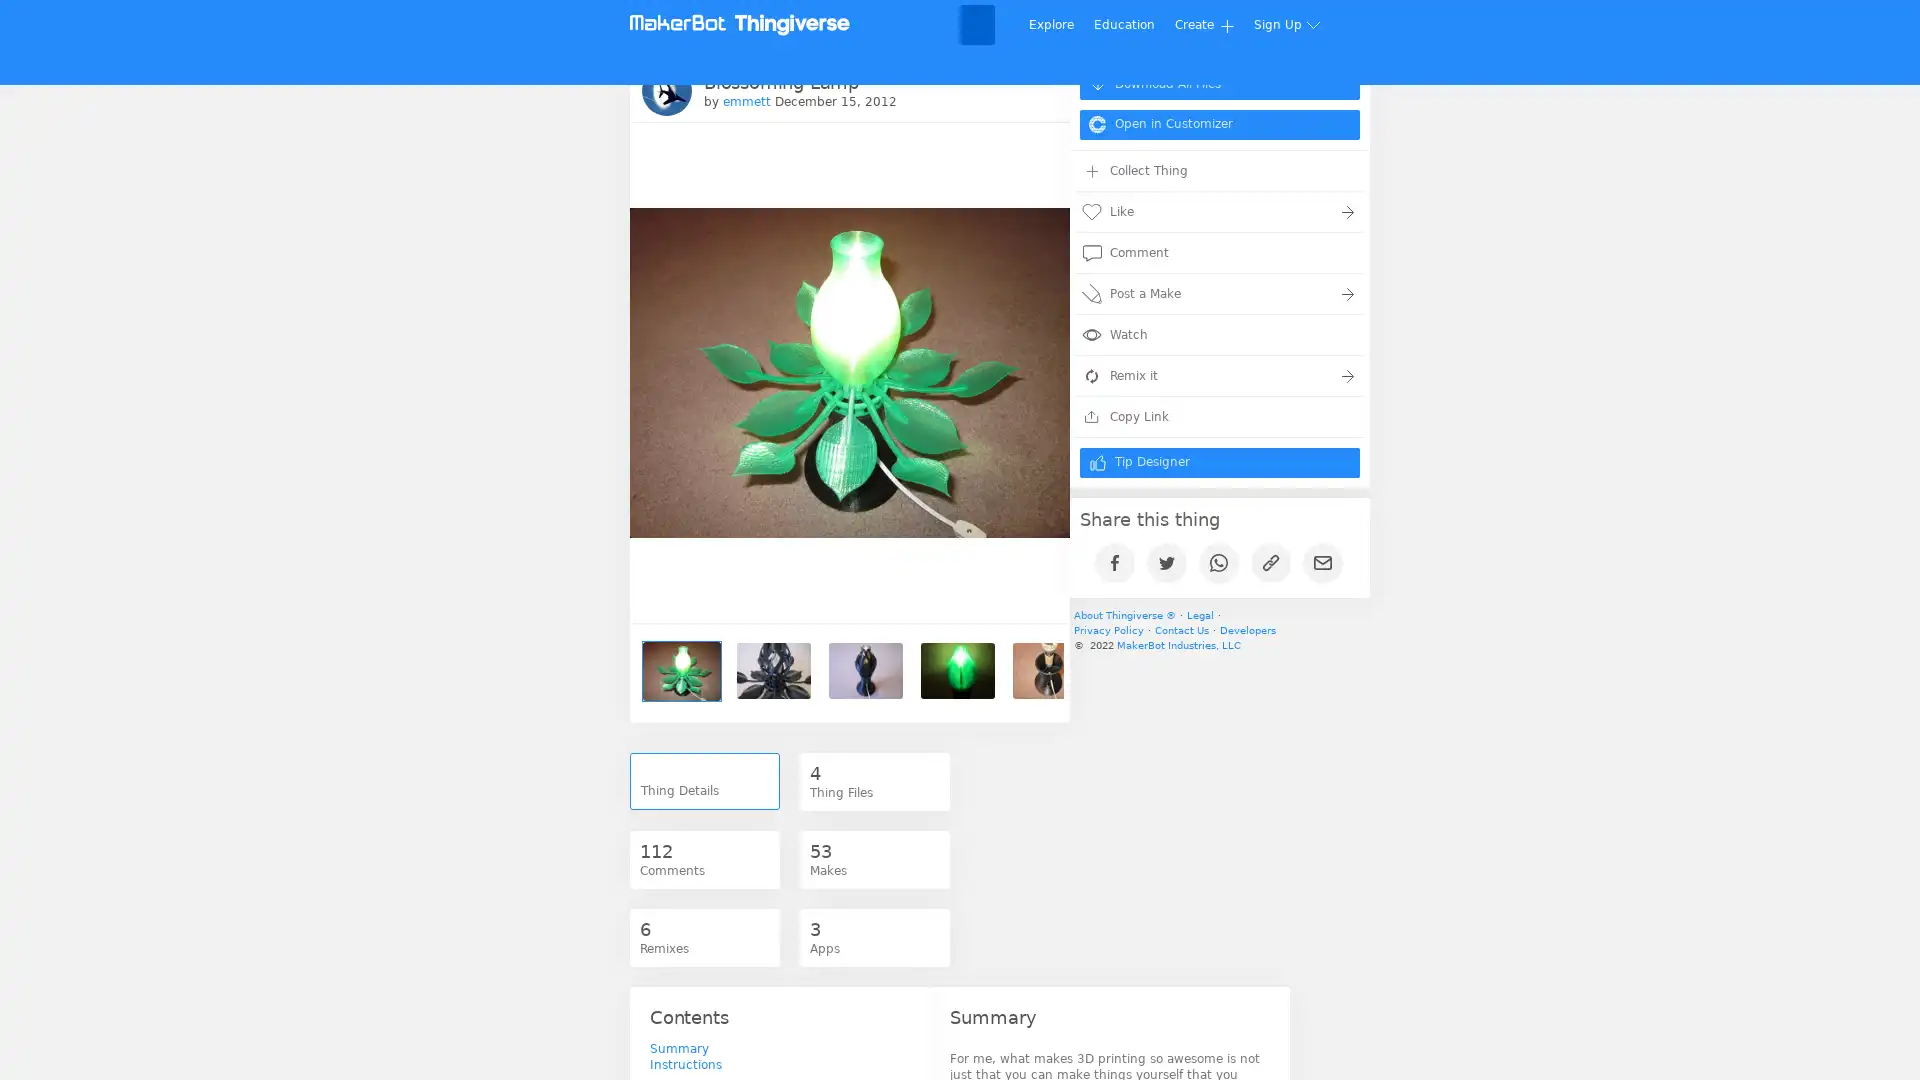 This screenshot has width=1920, height=1080. I want to click on slide item 10, so click(1510, 670).